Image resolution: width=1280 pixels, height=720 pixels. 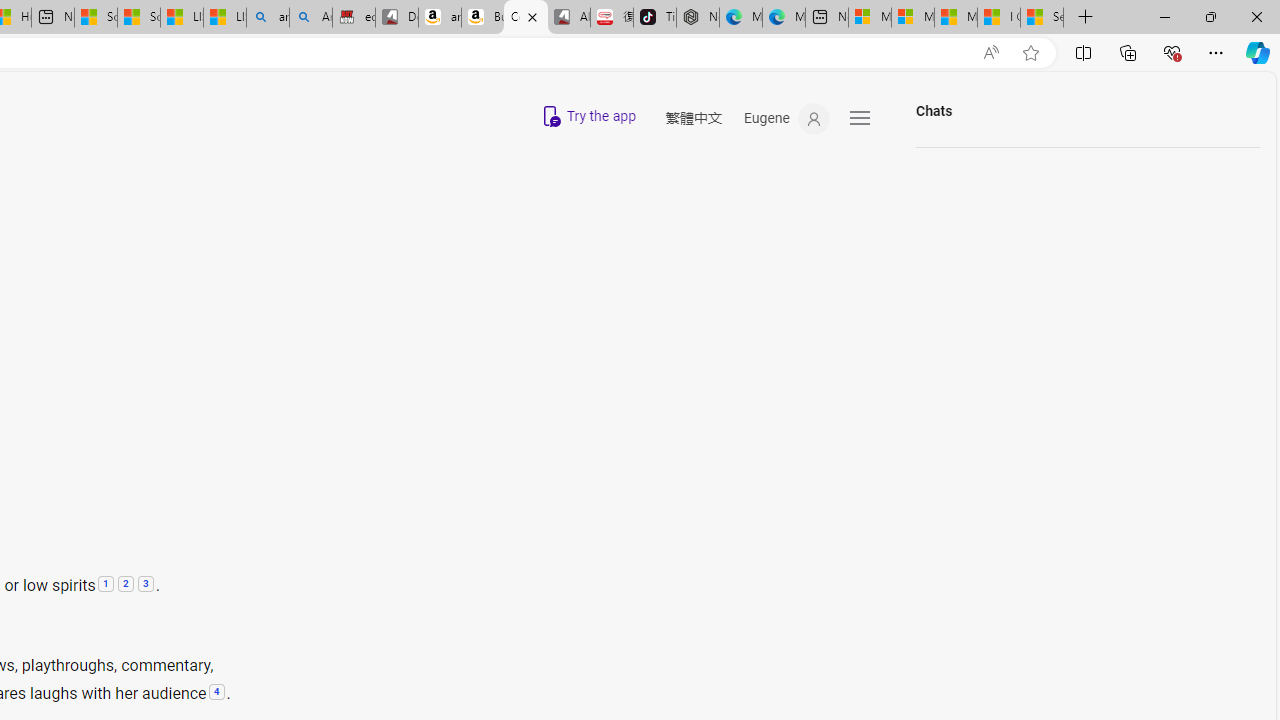 What do you see at coordinates (586, 115) in the screenshot?
I see `'Try Copilot App on mobile'` at bounding box center [586, 115].